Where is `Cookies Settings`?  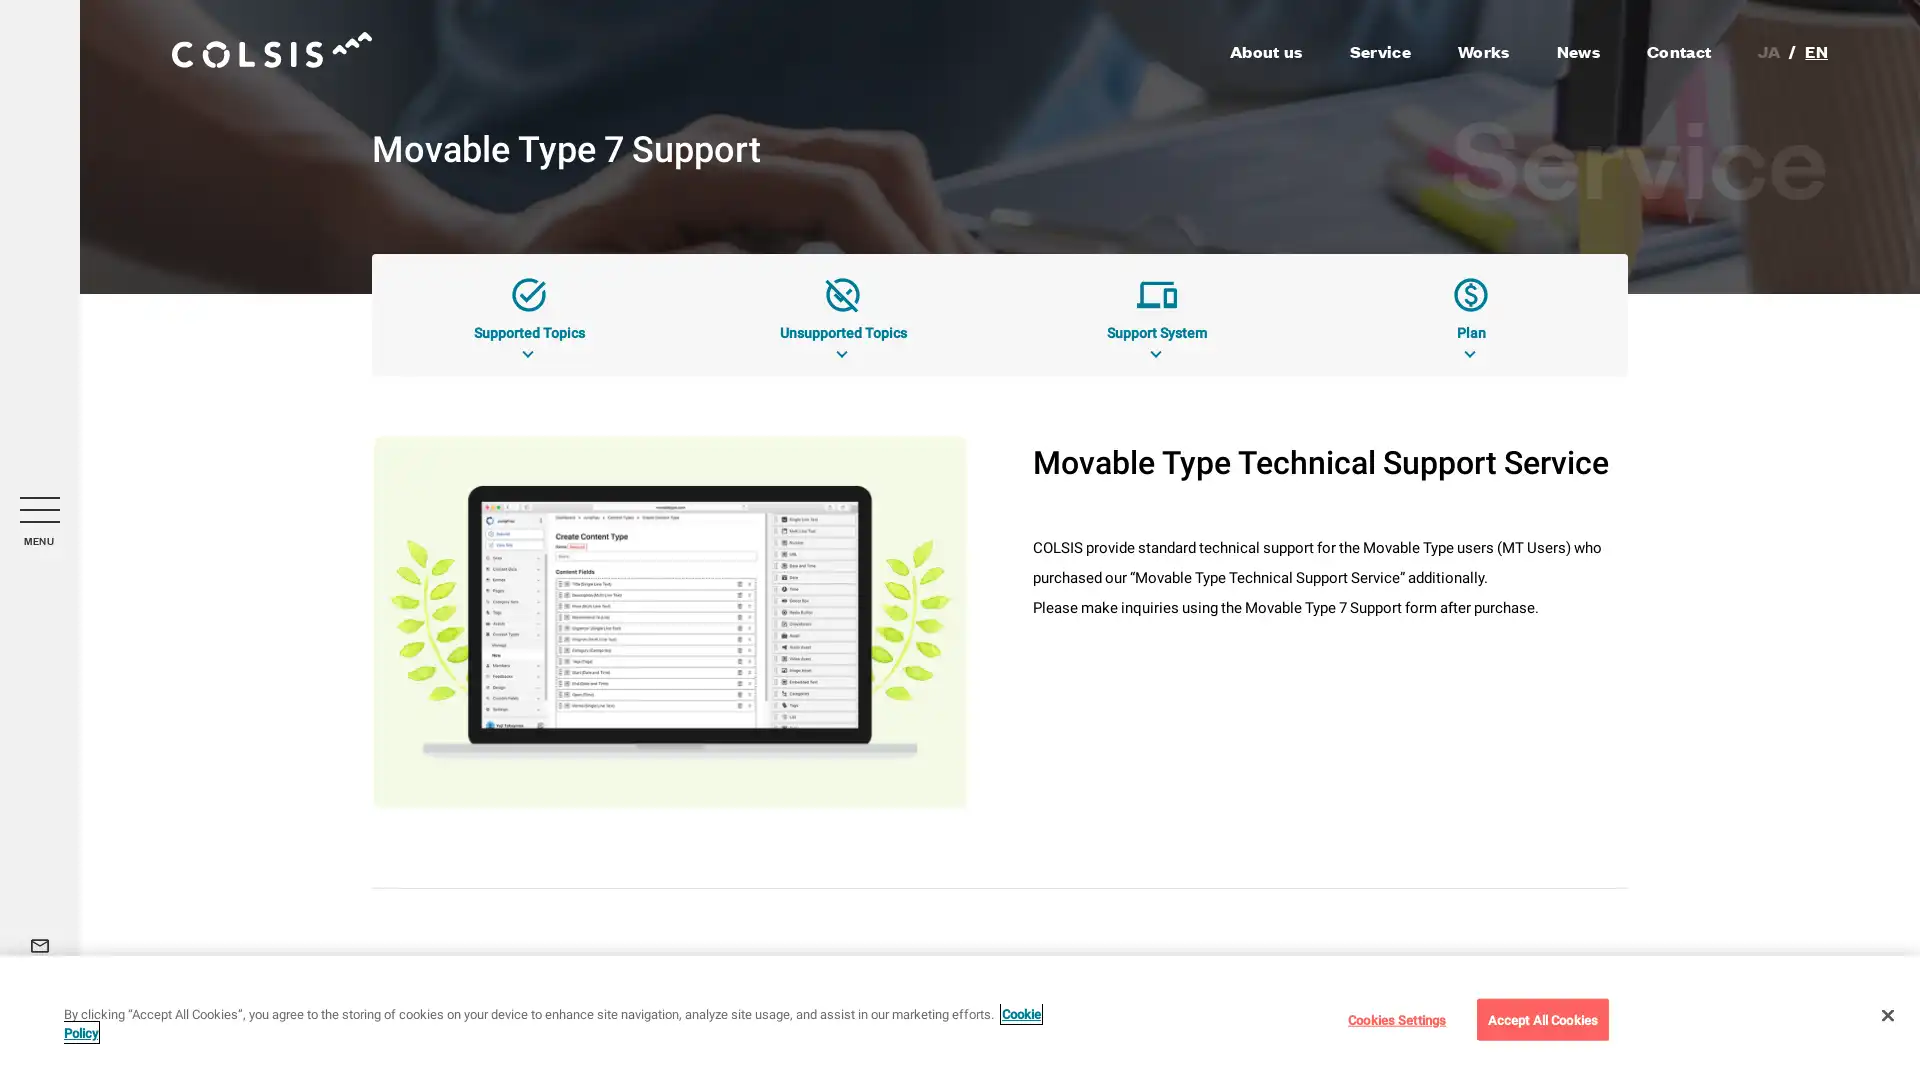 Cookies Settings is located at coordinates (1395, 1018).